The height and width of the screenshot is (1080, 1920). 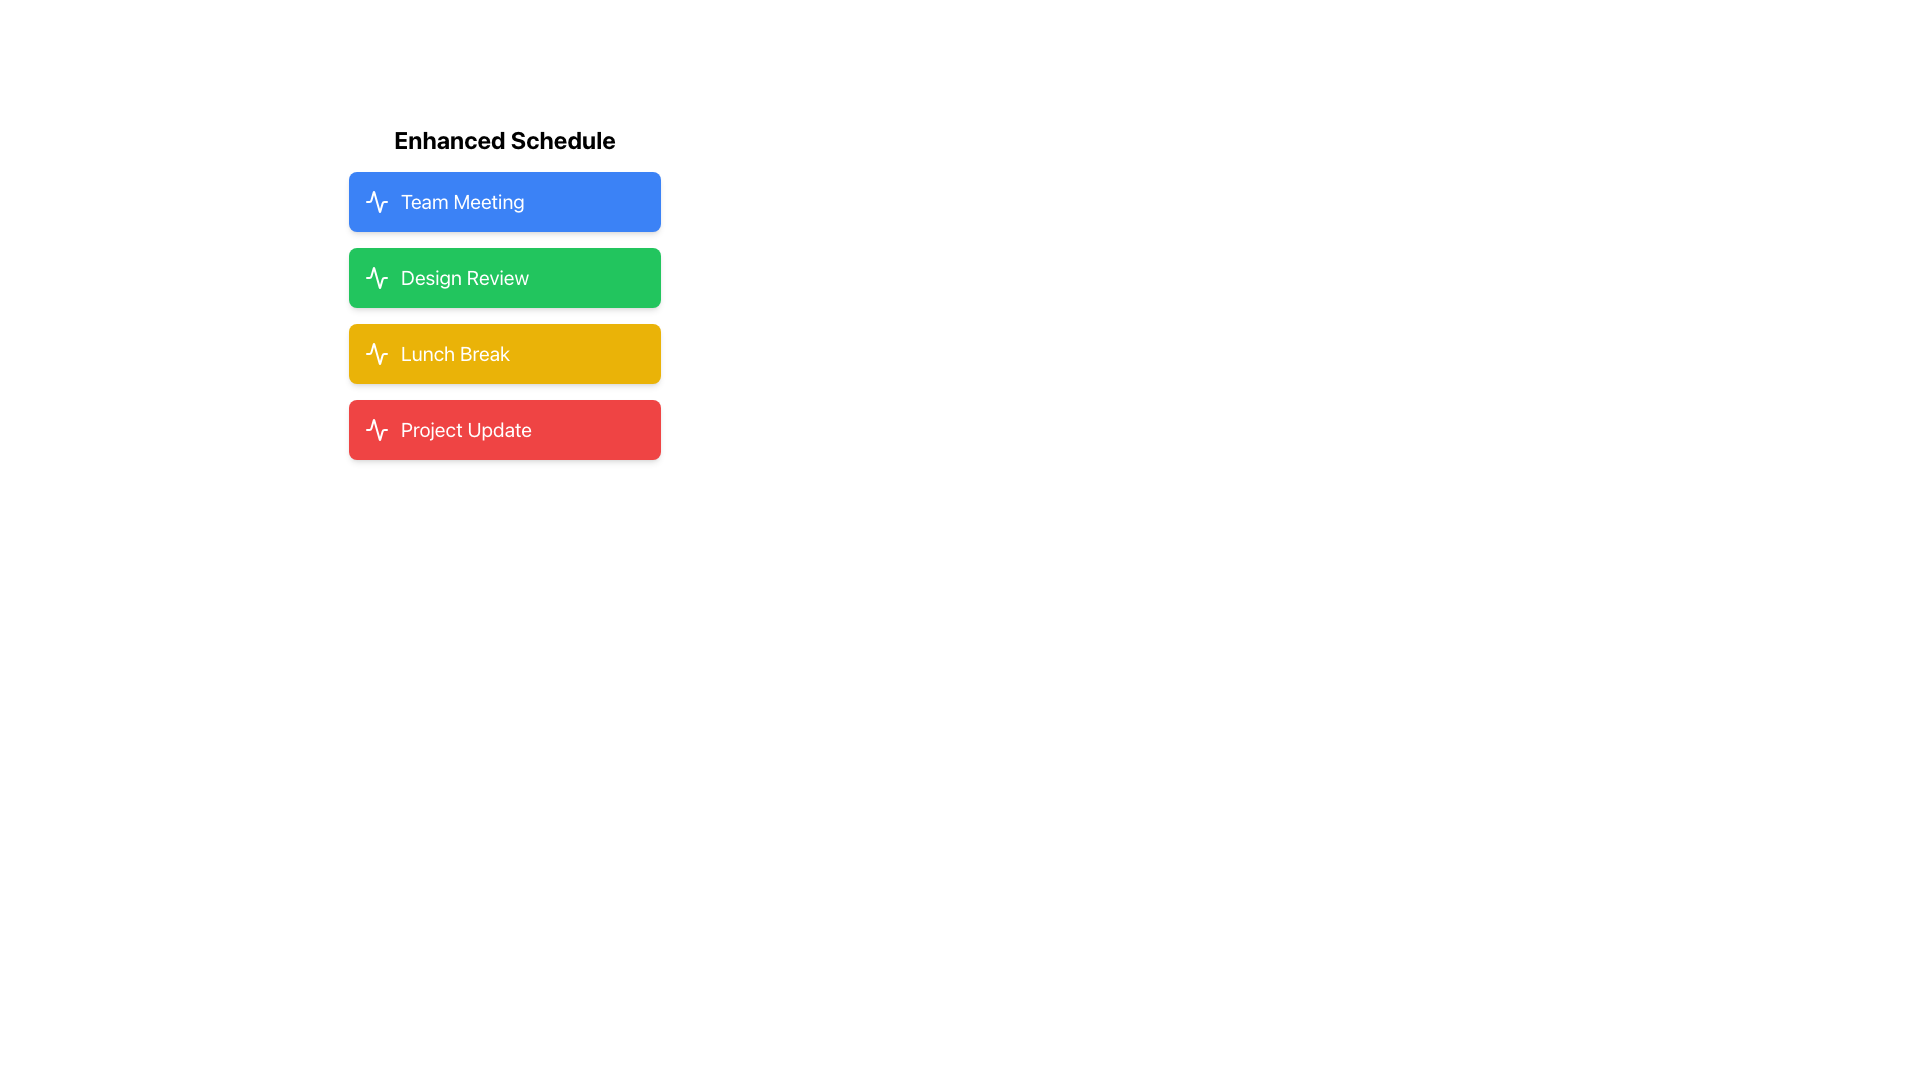 I want to click on the decorative vector graphic in the 'Lunch Break' section of the vertical list, which is aligned with the yellow background, so click(x=377, y=353).